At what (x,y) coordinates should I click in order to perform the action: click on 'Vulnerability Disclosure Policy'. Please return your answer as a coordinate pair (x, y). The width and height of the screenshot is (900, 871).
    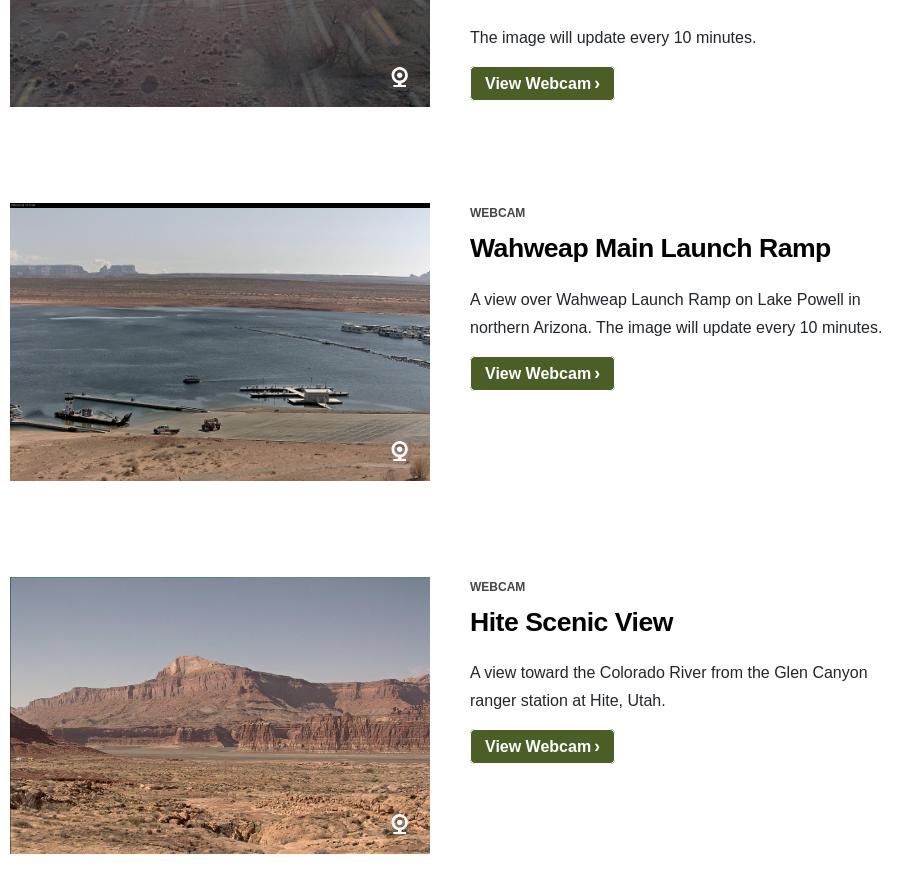
    Looking at the image, I should click on (275, 635).